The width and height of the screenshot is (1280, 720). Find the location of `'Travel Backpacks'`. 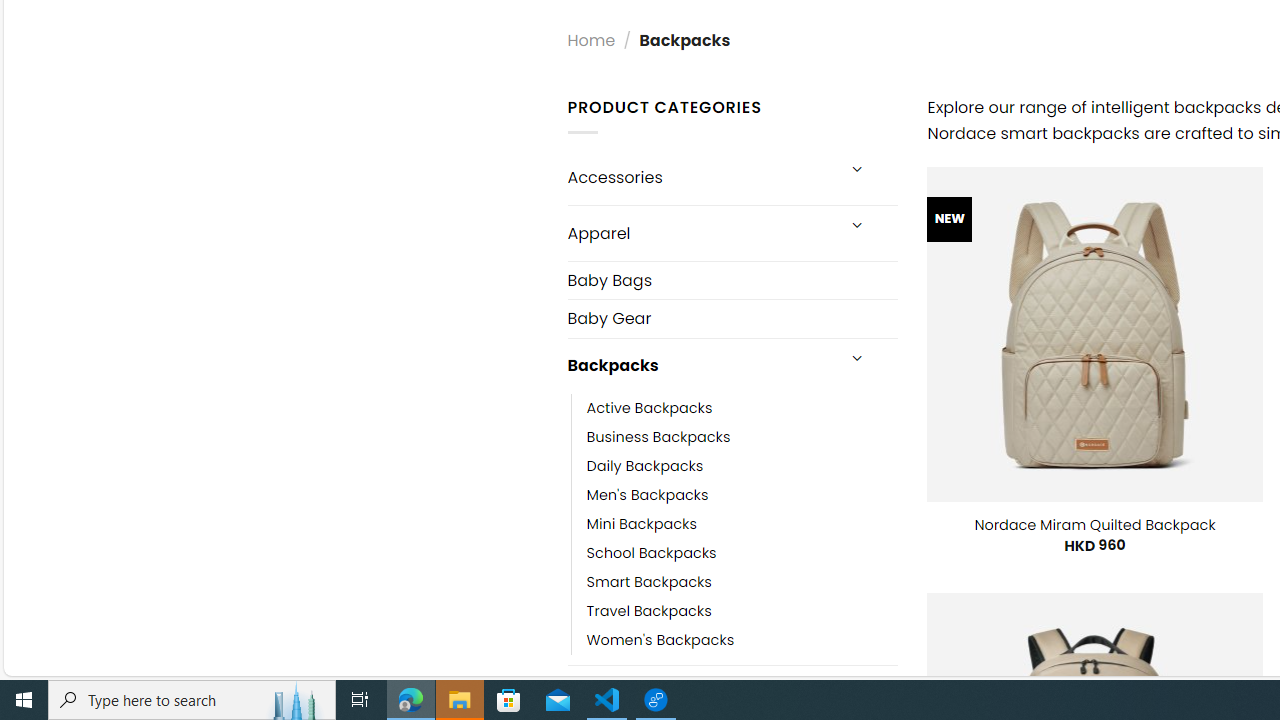

'Travel Backpacks' is located at coordinates (648, 609).